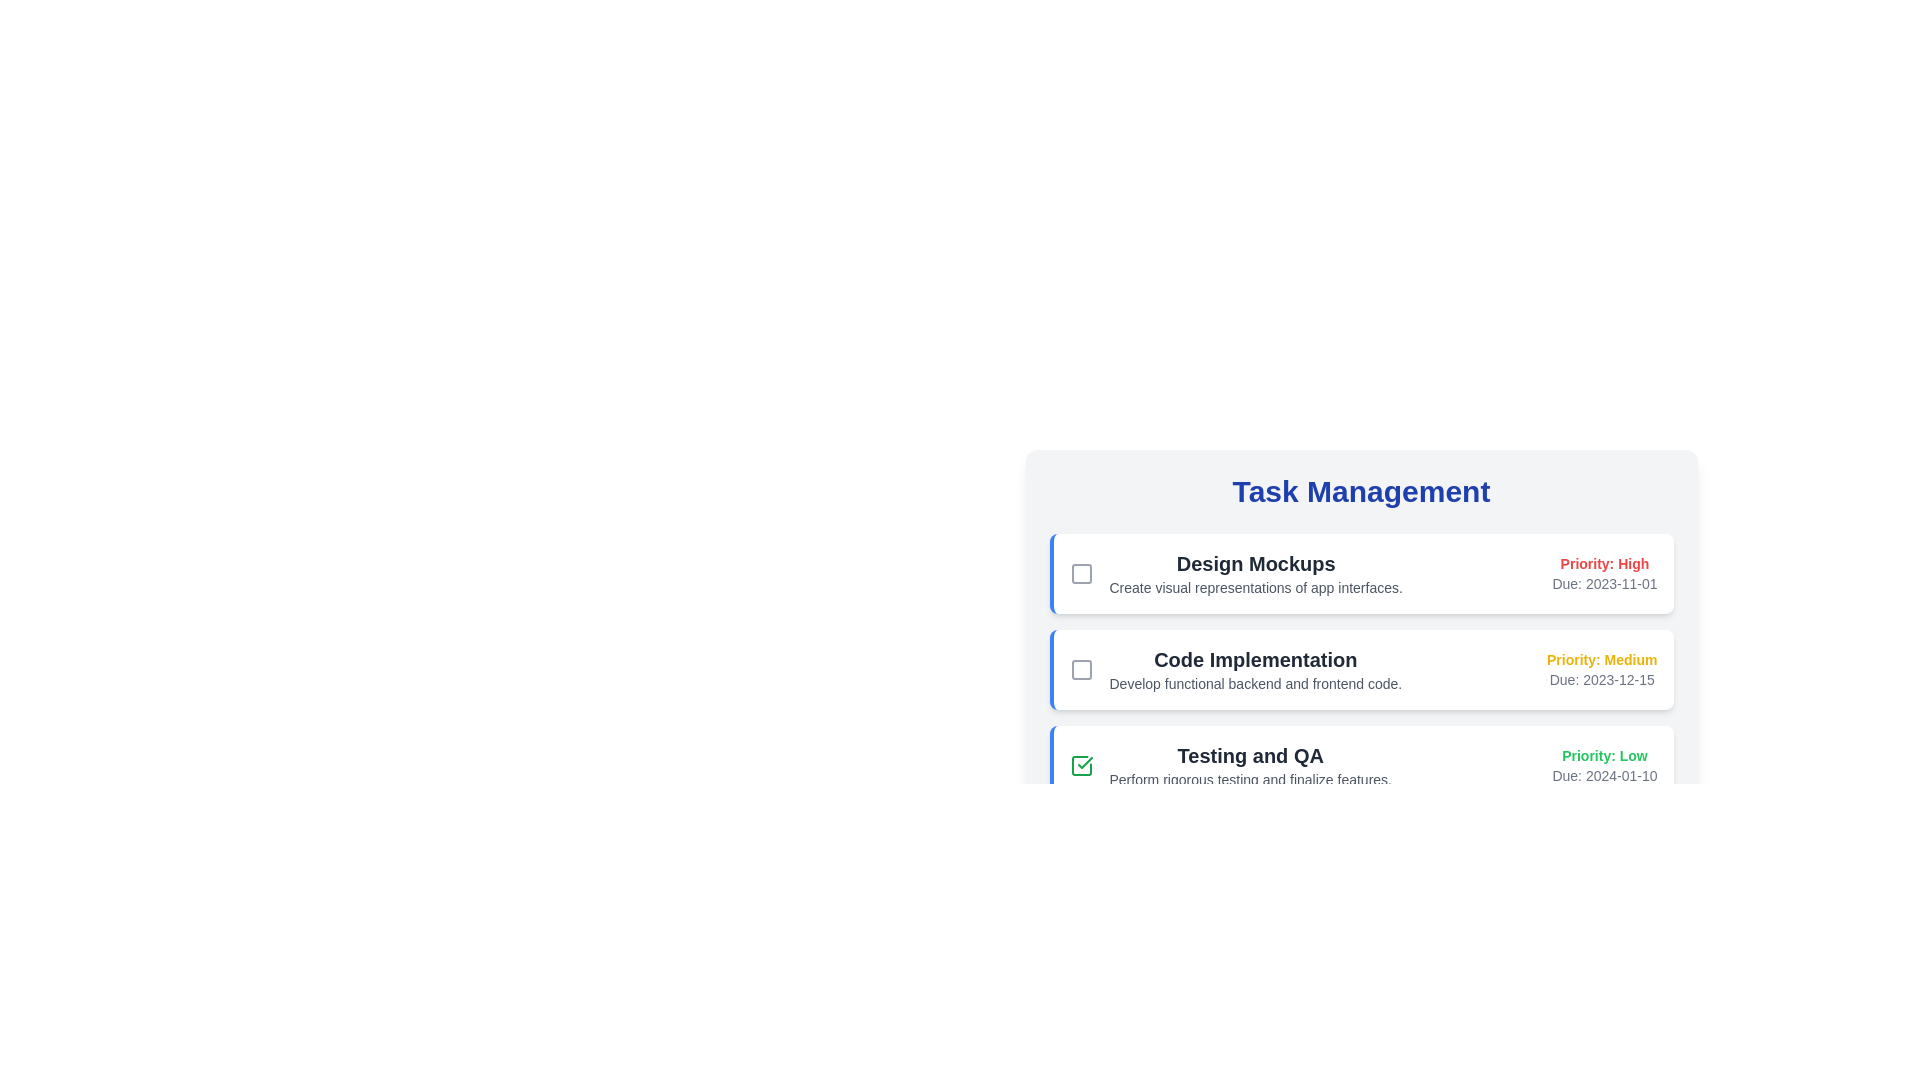 The width and height of the screenshot is (1920, 1080). What do you see at coordinates (1360, 765) in the screenshot?
I see `the third Task card with a white background and blue left border, which contains a title in bold black text and additional information in colored text, located below 'Code Implementation'` at bounding box center [1360, 765].